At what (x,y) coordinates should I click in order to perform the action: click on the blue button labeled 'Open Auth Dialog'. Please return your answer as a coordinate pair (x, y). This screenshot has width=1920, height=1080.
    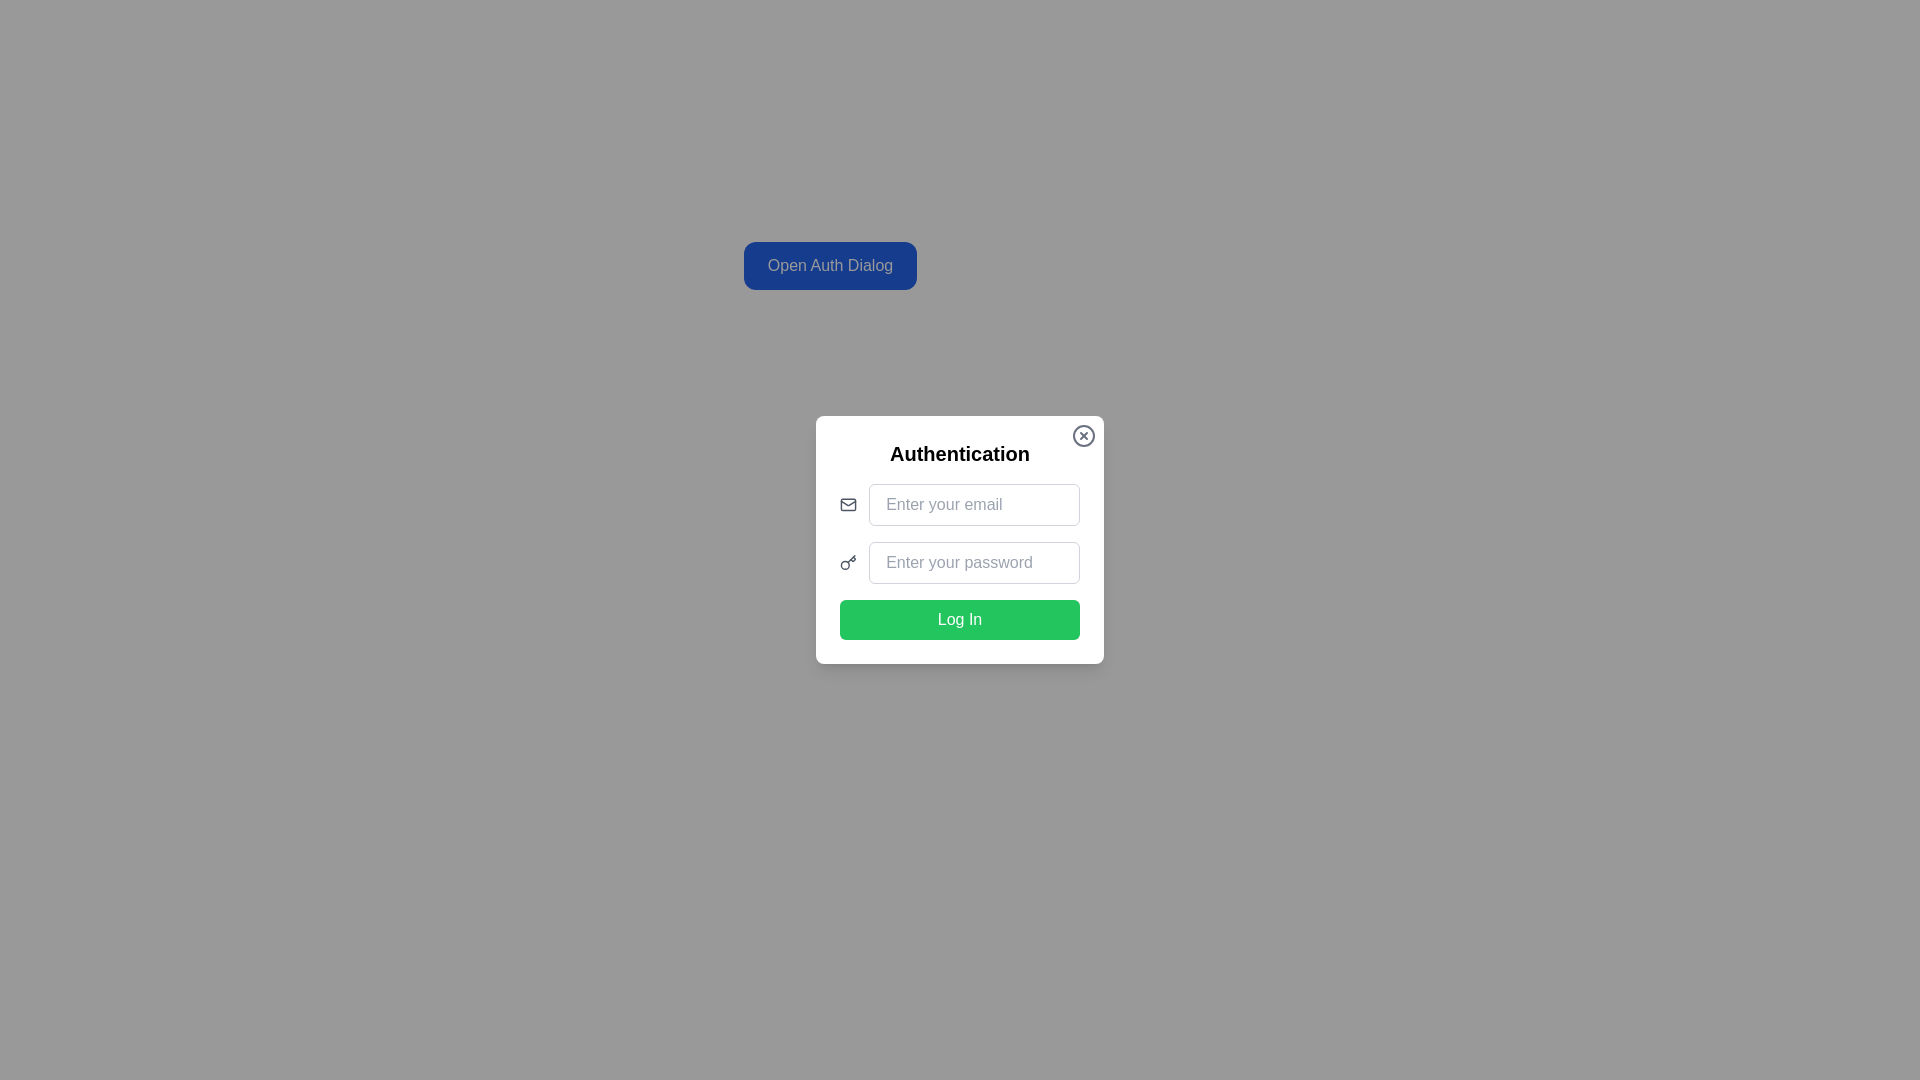
    Looking at the image, I should click on (830, 265).